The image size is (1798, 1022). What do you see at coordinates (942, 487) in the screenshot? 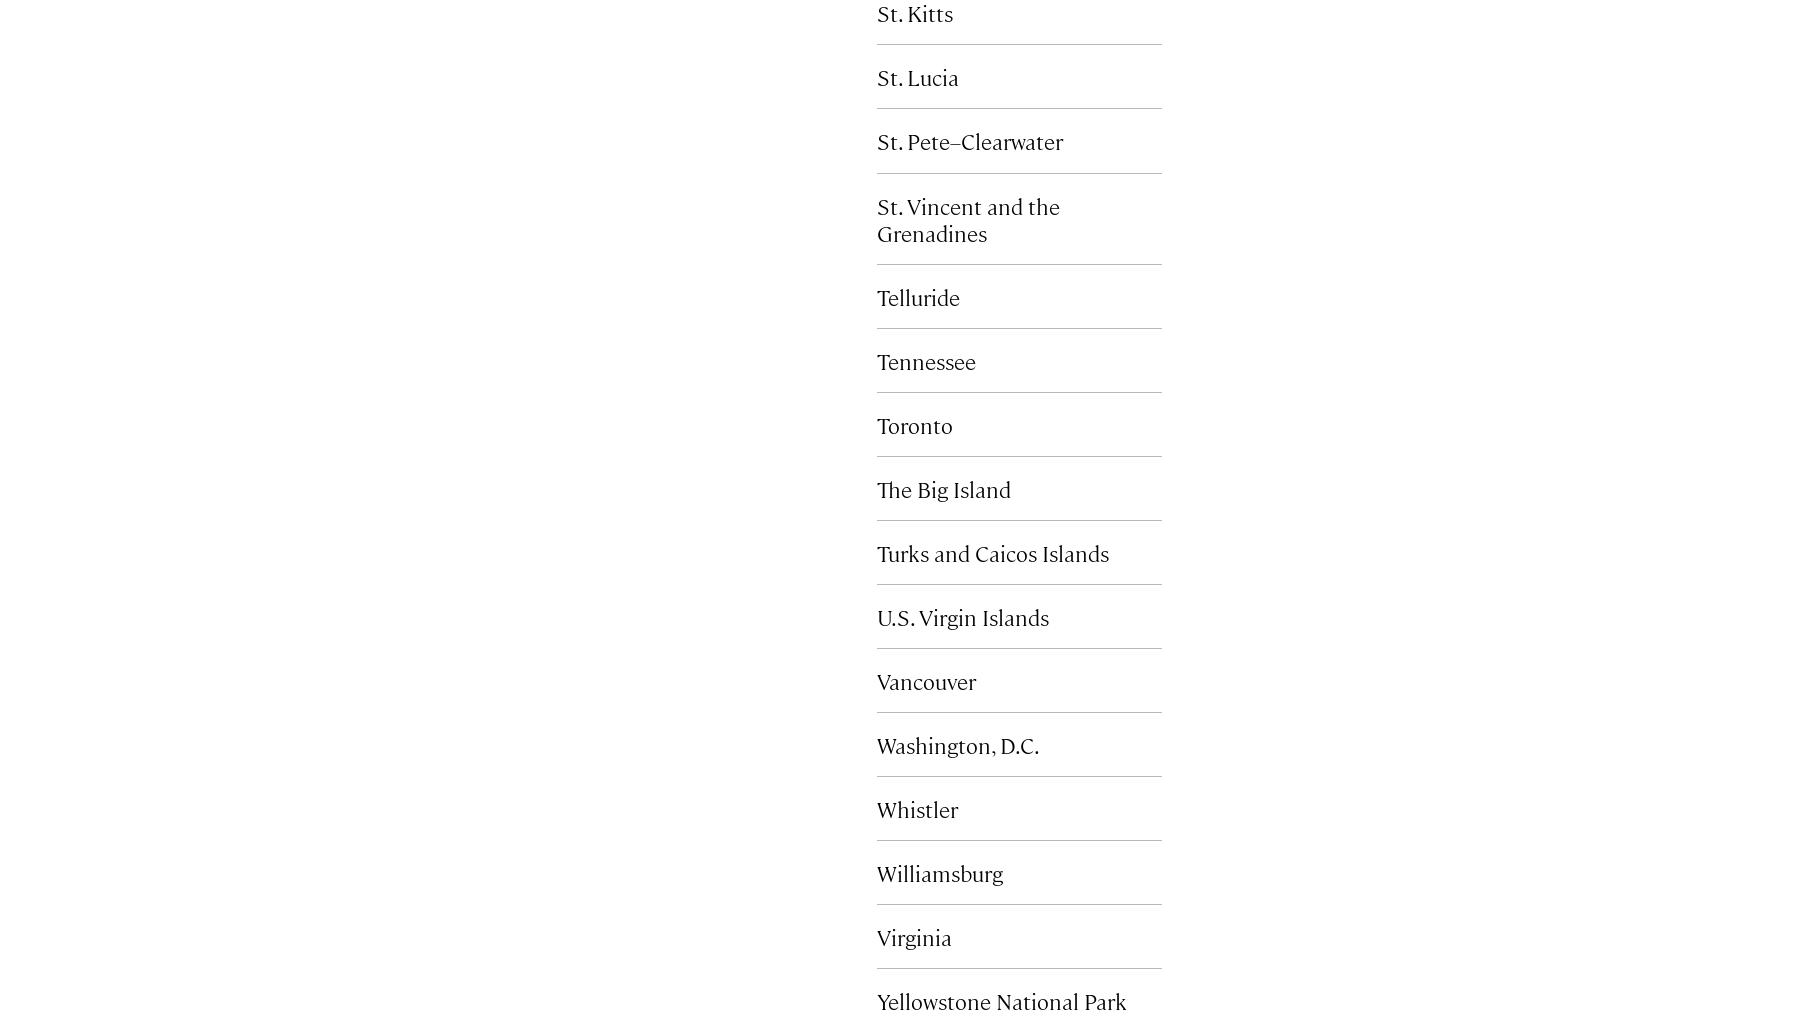
I see `'The Big Island'` at bounding box center [942, 487].